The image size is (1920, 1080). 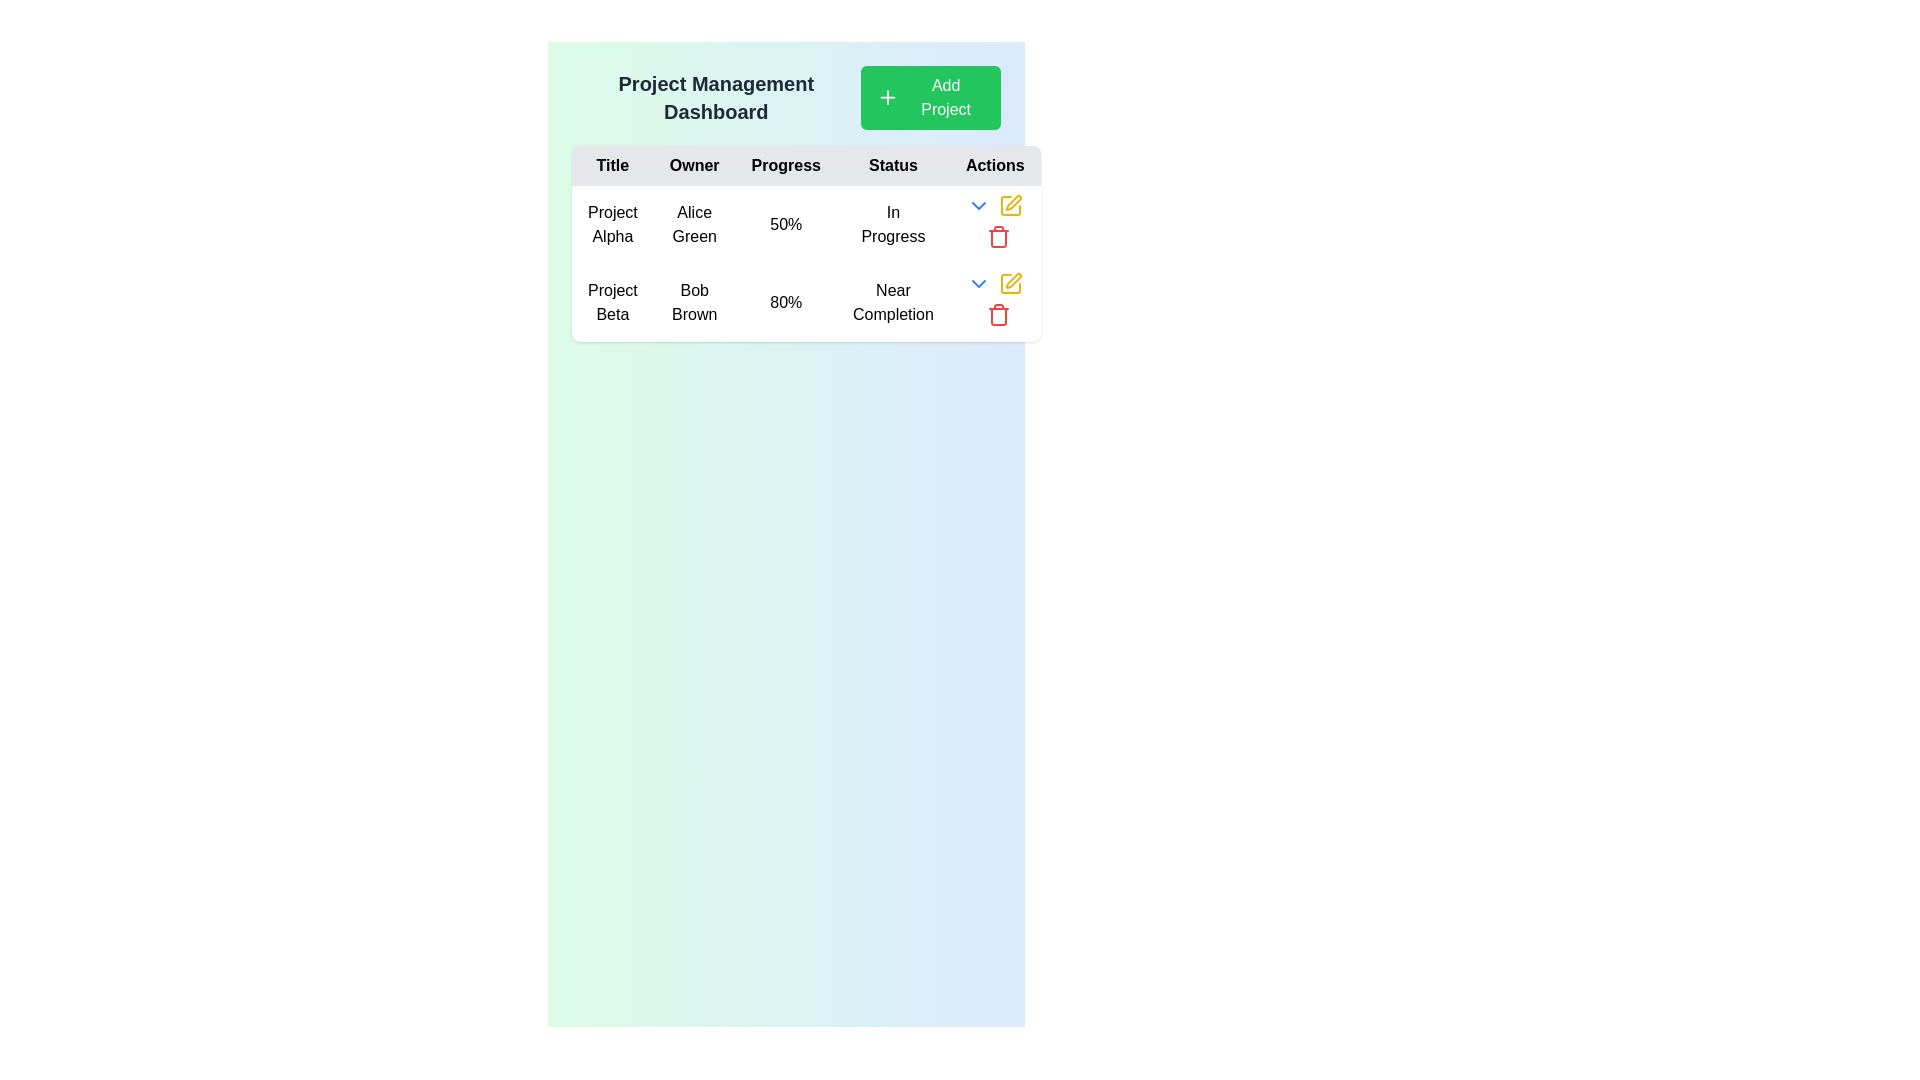 What do you see at coordinates (929, 97) in the screenshot?
I see `the 'Add New Project' button located near the top right section of the interface, adjacent to the header text 'Project Management Dashboard', to observe hover effects` at bounding box center [929, 97].